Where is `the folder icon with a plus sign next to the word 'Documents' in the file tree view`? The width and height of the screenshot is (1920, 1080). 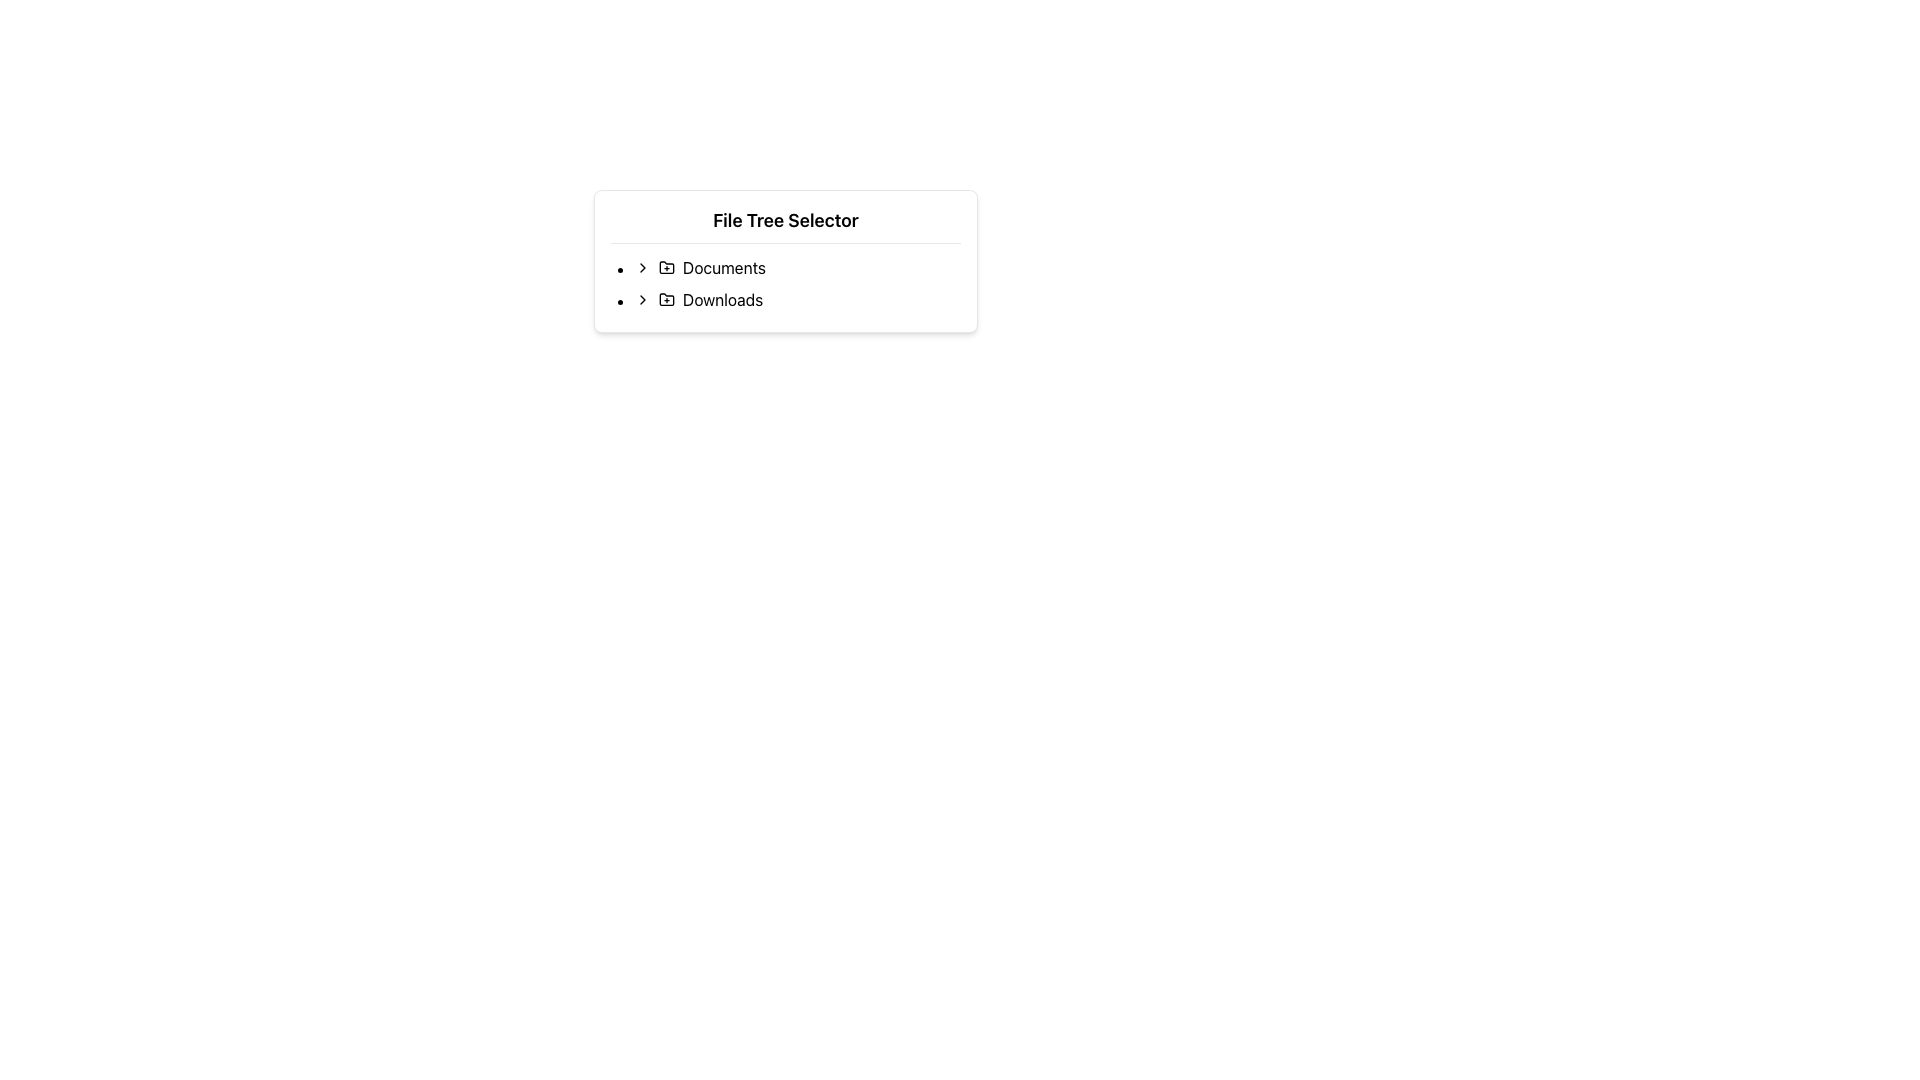
the folder icon with a plus sign next to the word 'Documents' in the file tree view is located at coordinates (667, 266).